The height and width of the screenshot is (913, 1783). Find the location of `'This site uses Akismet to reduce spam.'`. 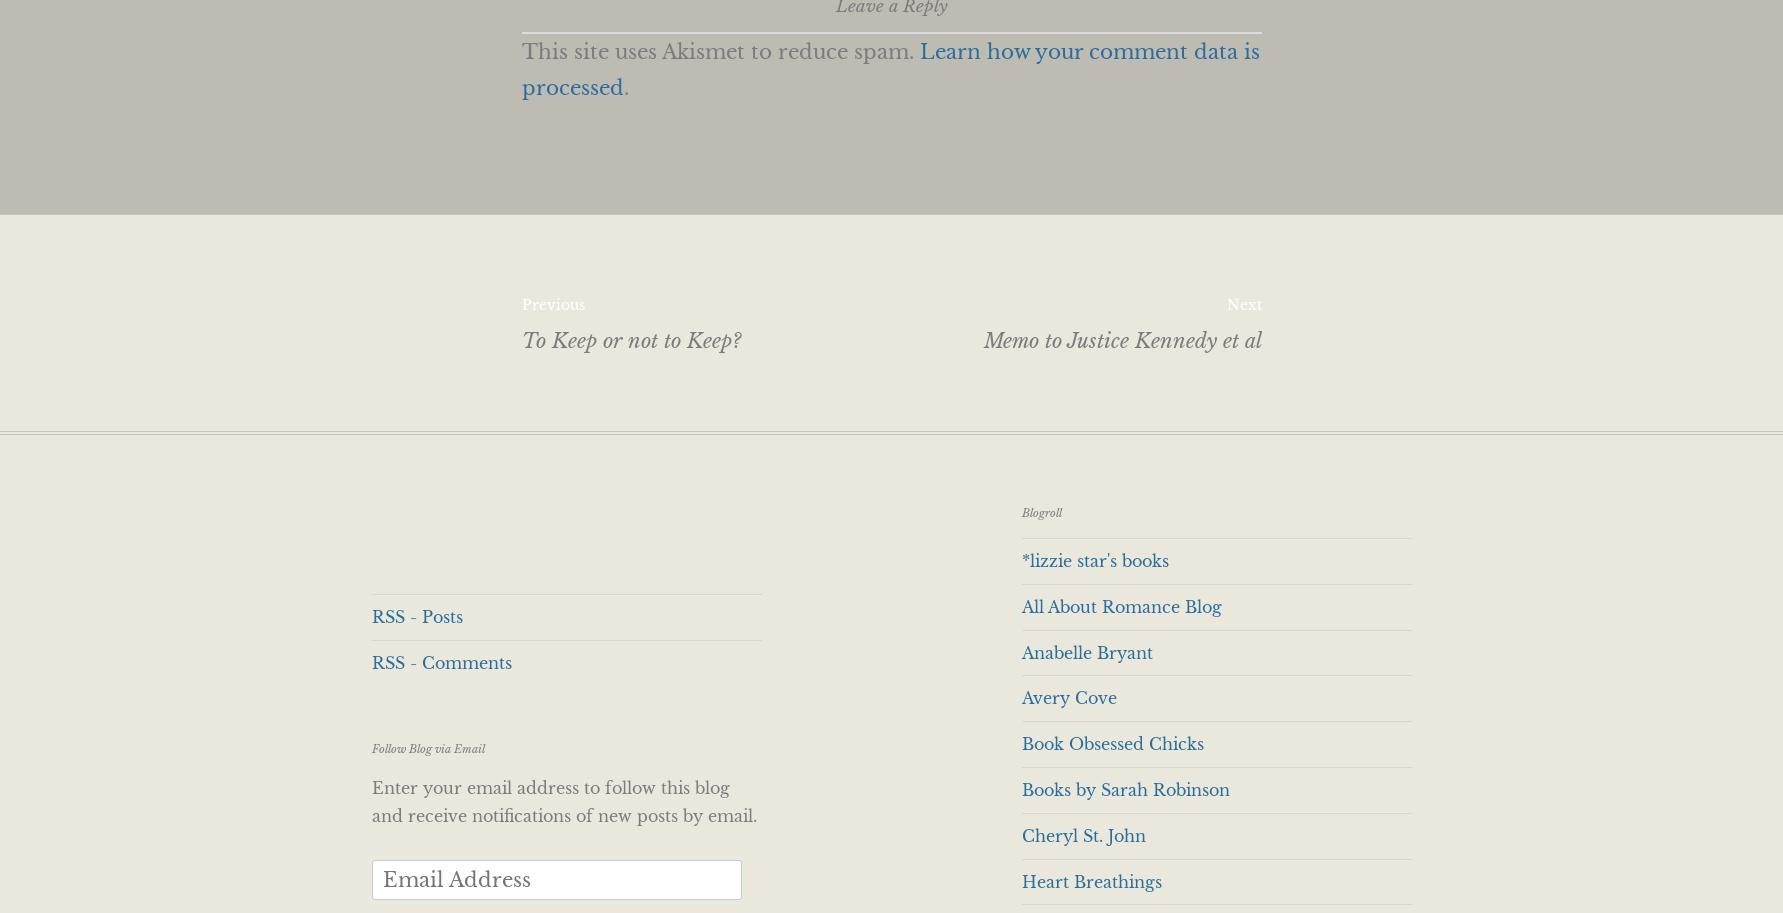

'This site uses Akismet to reduce spam.' is located at coordinates (718, 51).